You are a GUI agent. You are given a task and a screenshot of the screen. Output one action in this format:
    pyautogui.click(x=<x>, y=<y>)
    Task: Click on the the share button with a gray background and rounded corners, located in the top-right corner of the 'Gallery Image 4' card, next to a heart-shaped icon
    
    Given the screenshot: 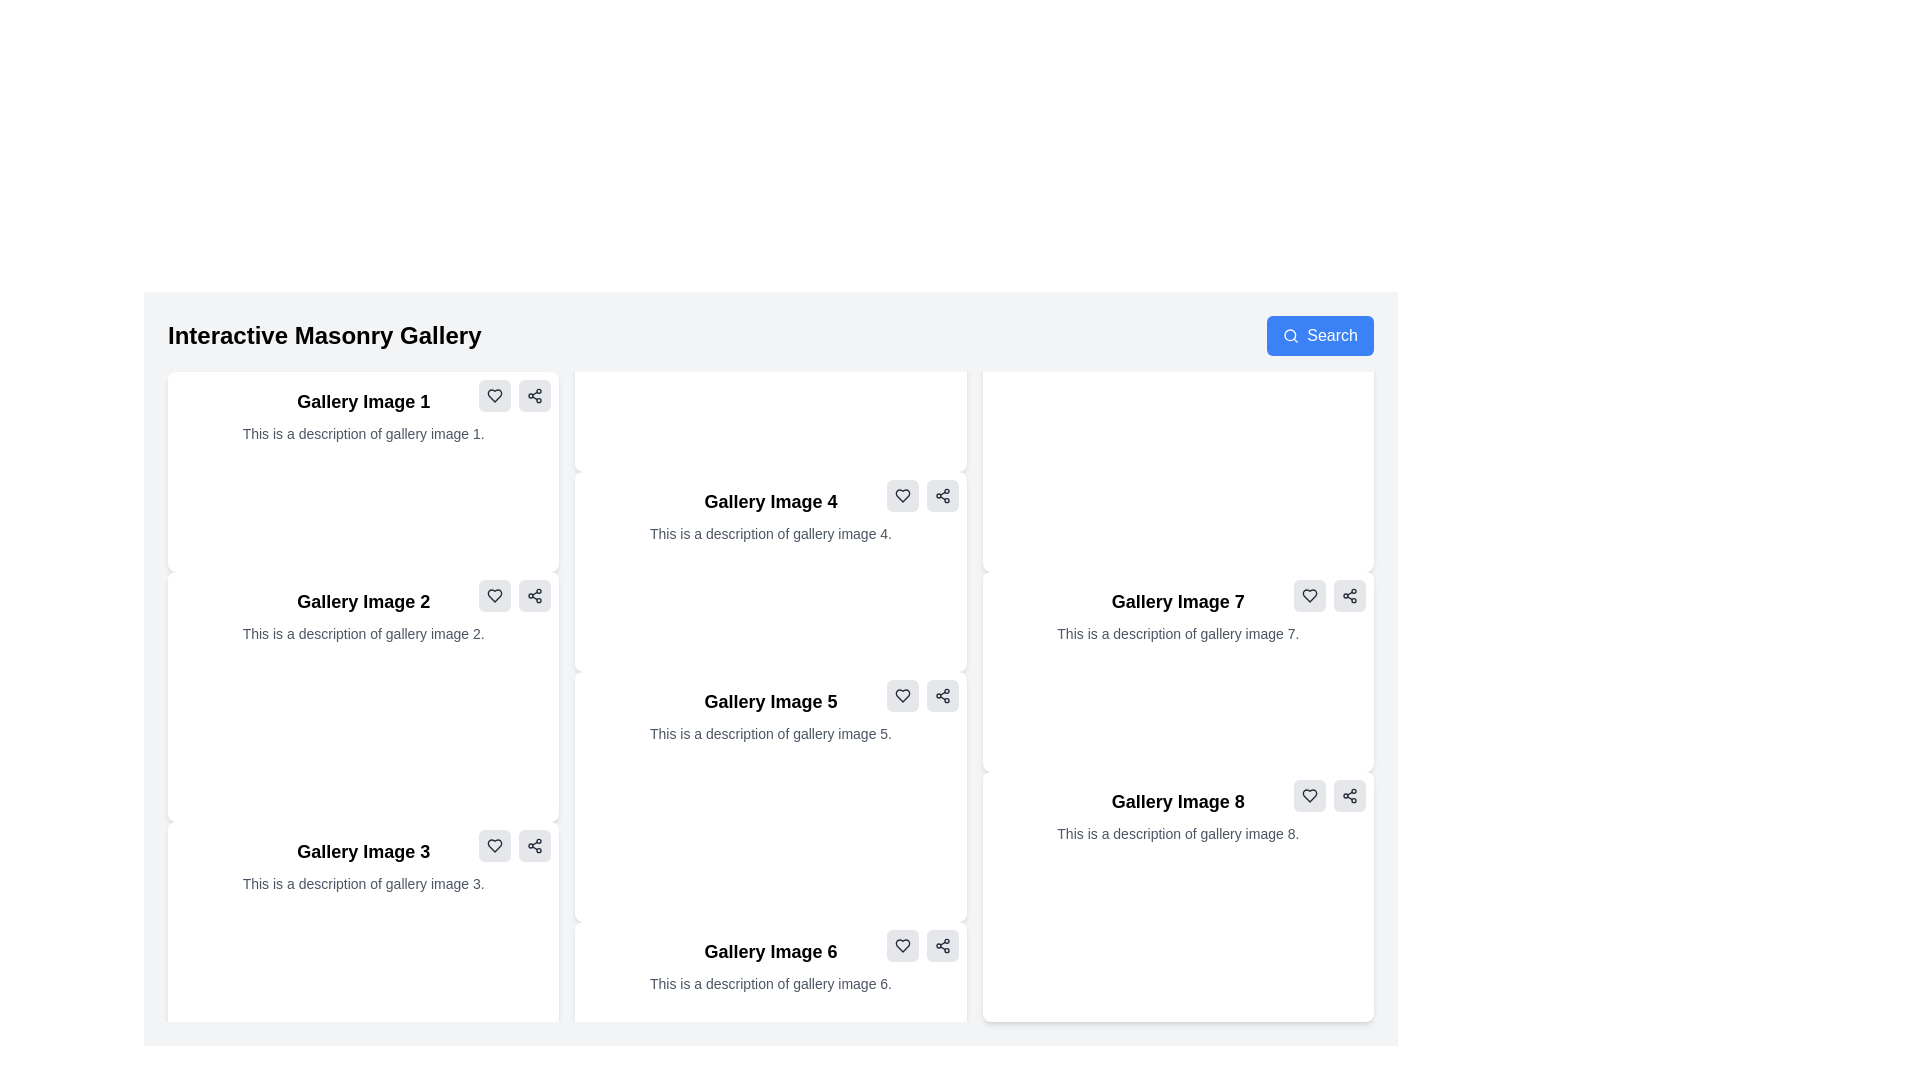 What is the action you would take?
    pyautogui.click(x=941, y=495)
    